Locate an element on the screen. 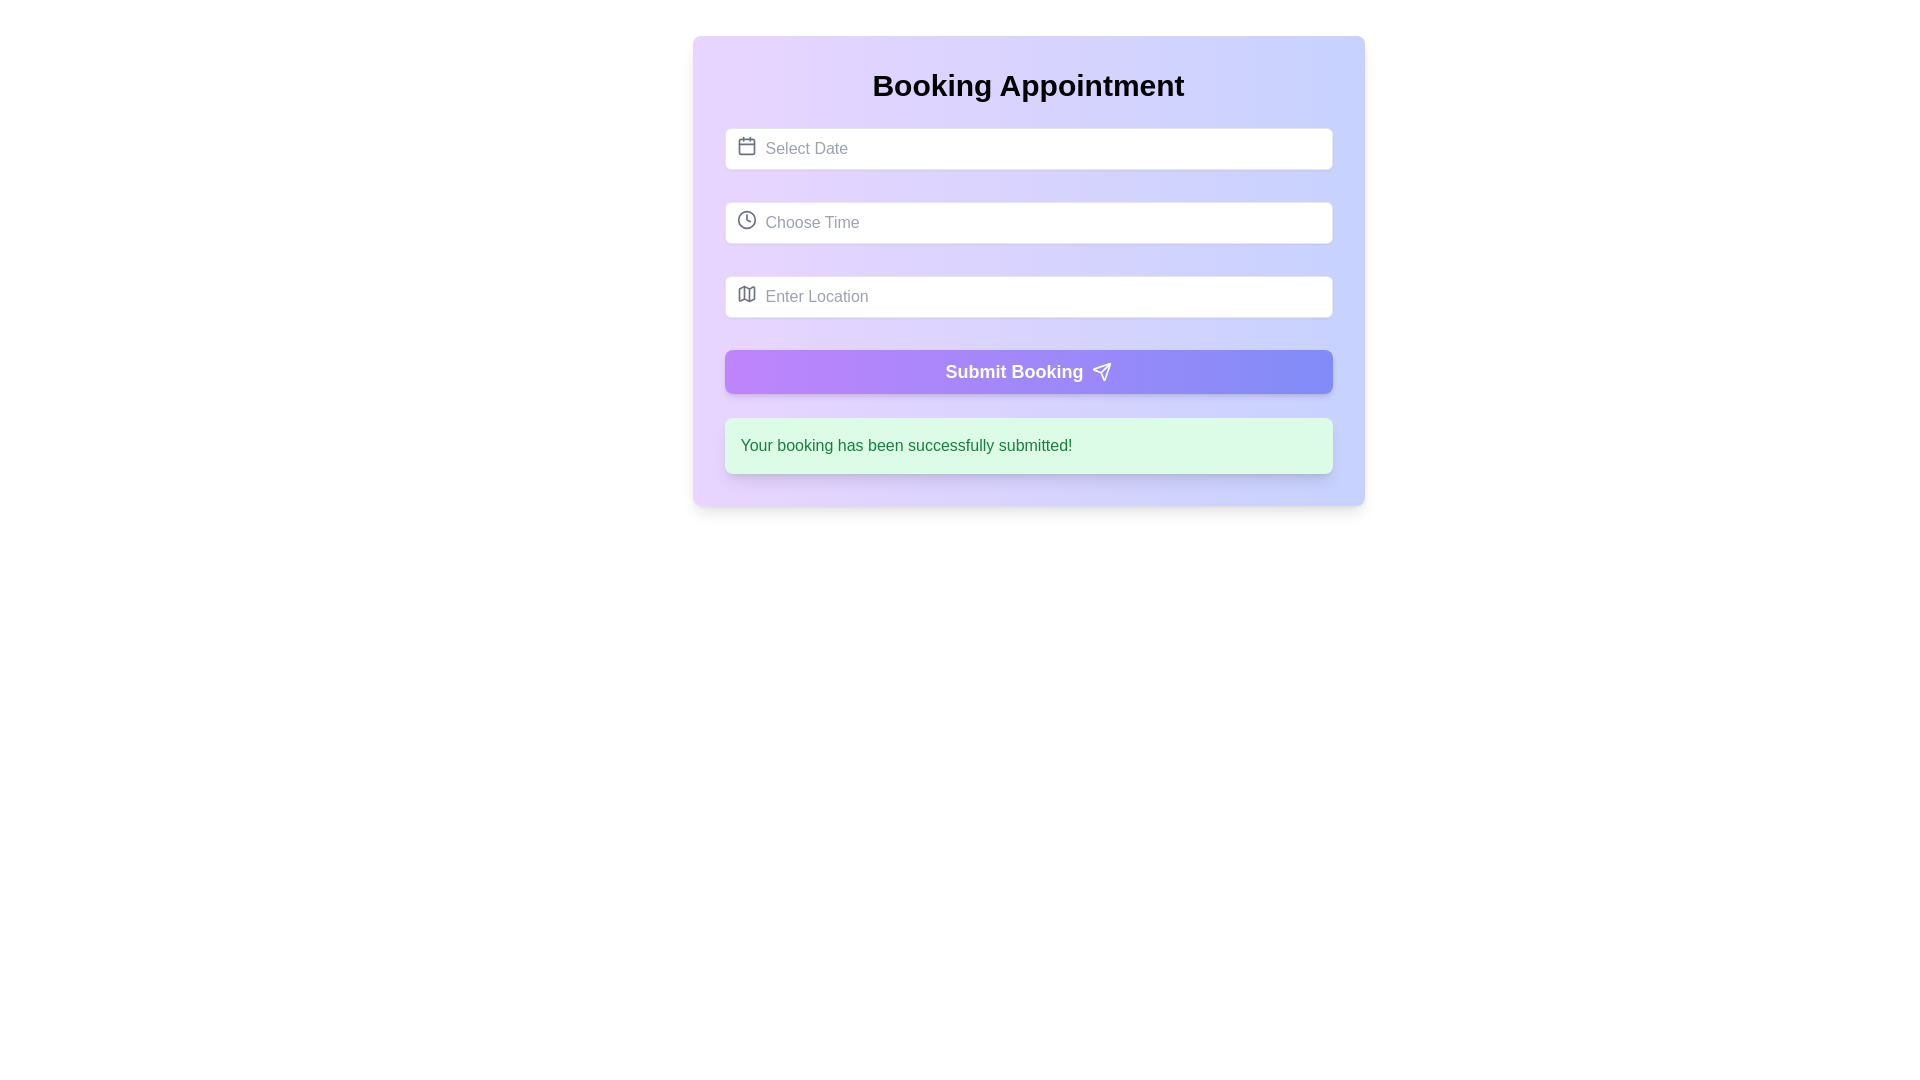 This screenshot has width=1920, height=1080. the icon located to the right of the 'Submit Booking' text within the 'Submit Booking' button is located at coordinates (1100, 371).